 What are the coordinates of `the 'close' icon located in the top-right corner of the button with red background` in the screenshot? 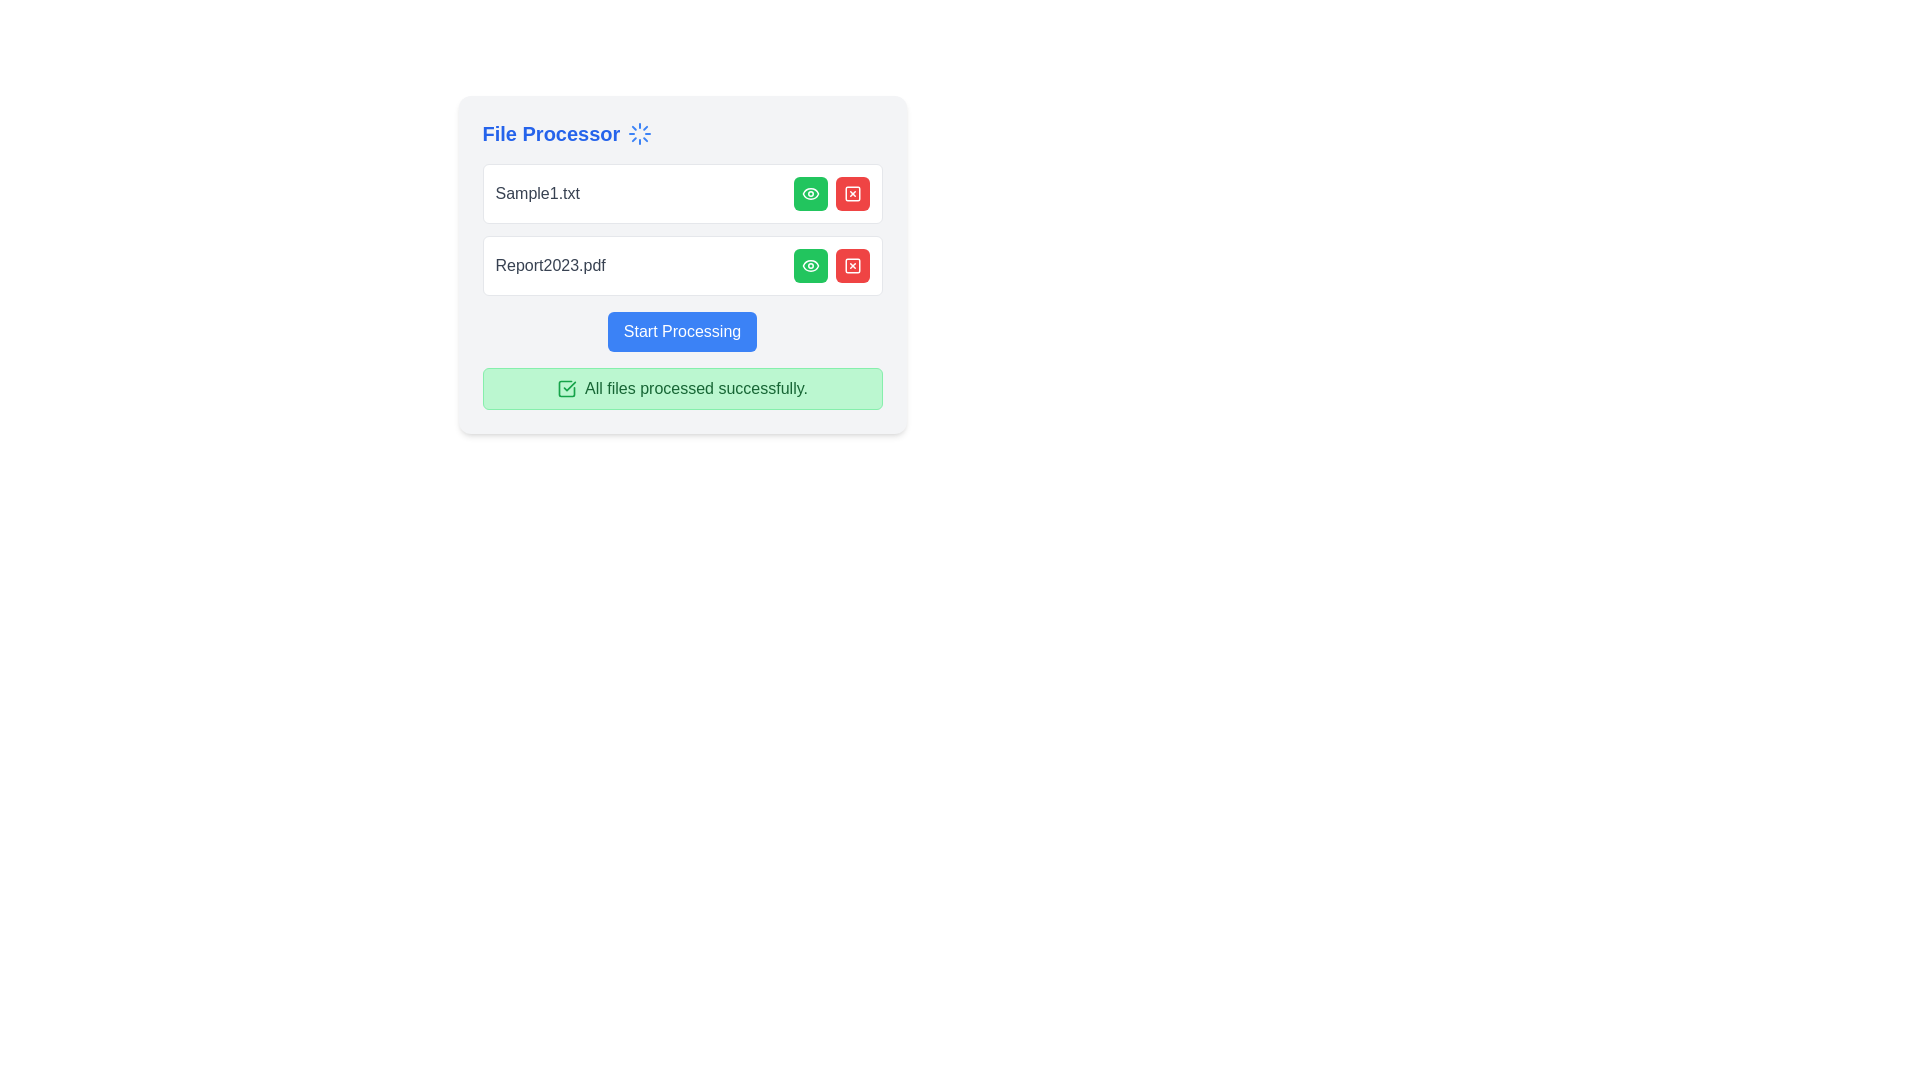 It's located at (852, 193).